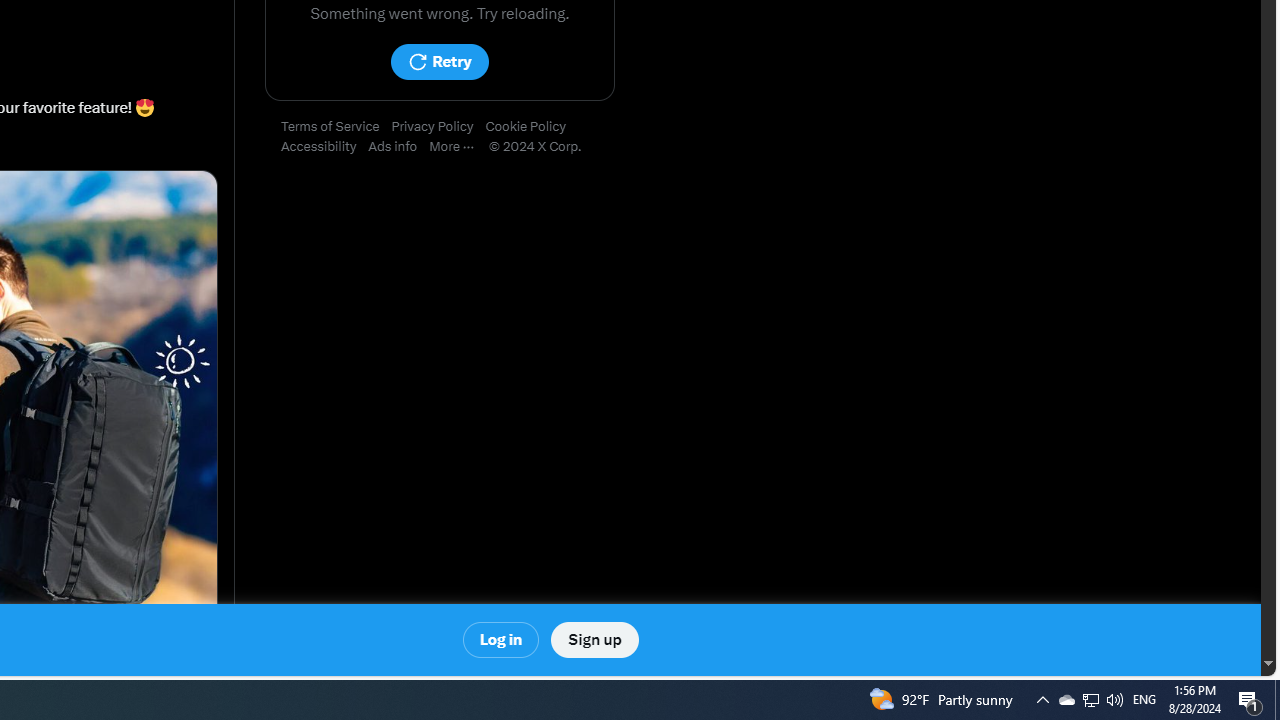 This screenshot has height=720, width=1280. I want to click on 'Log in', so click(501, 640).